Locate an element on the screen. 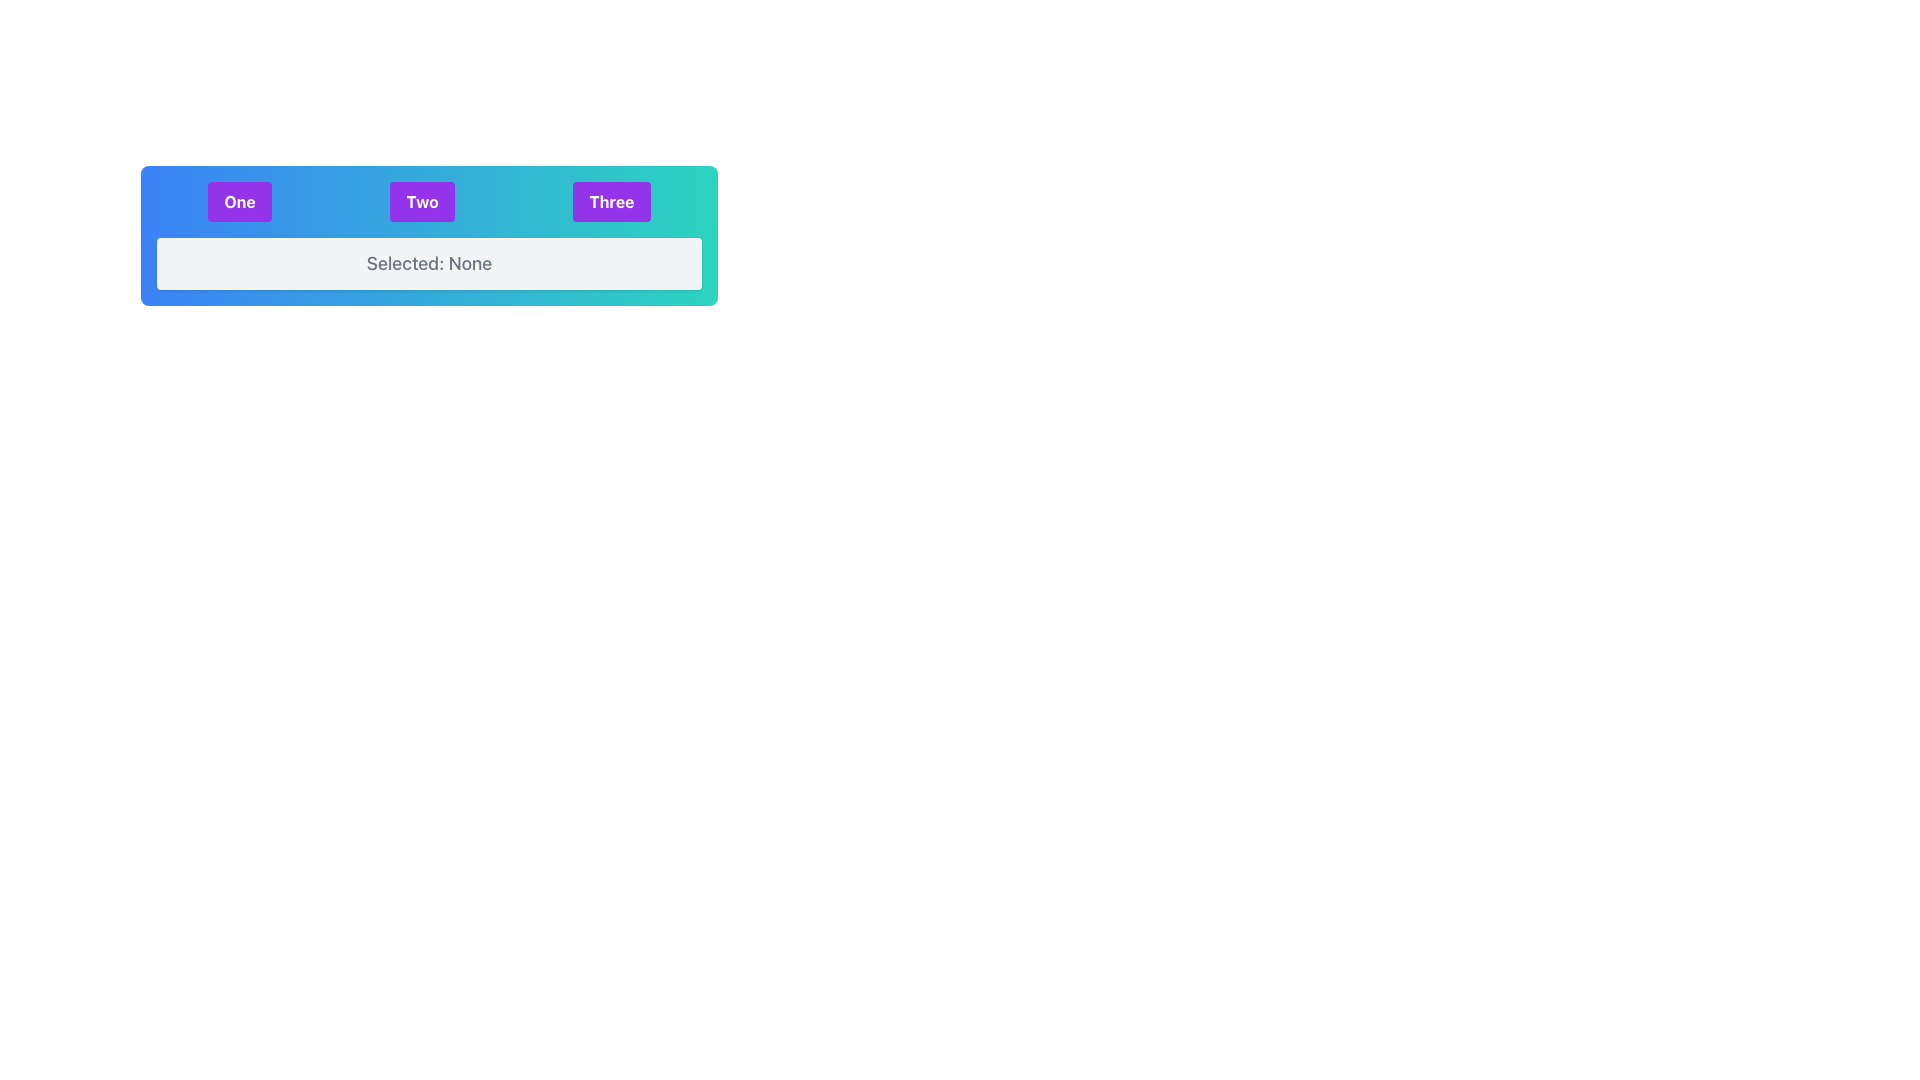 The image size is (1920, 1080). the A row of buttons labeled 'One', 'Two', and 'Three', which are styled with a bold font on a vivid purple background is located at coordinates (428, 201).